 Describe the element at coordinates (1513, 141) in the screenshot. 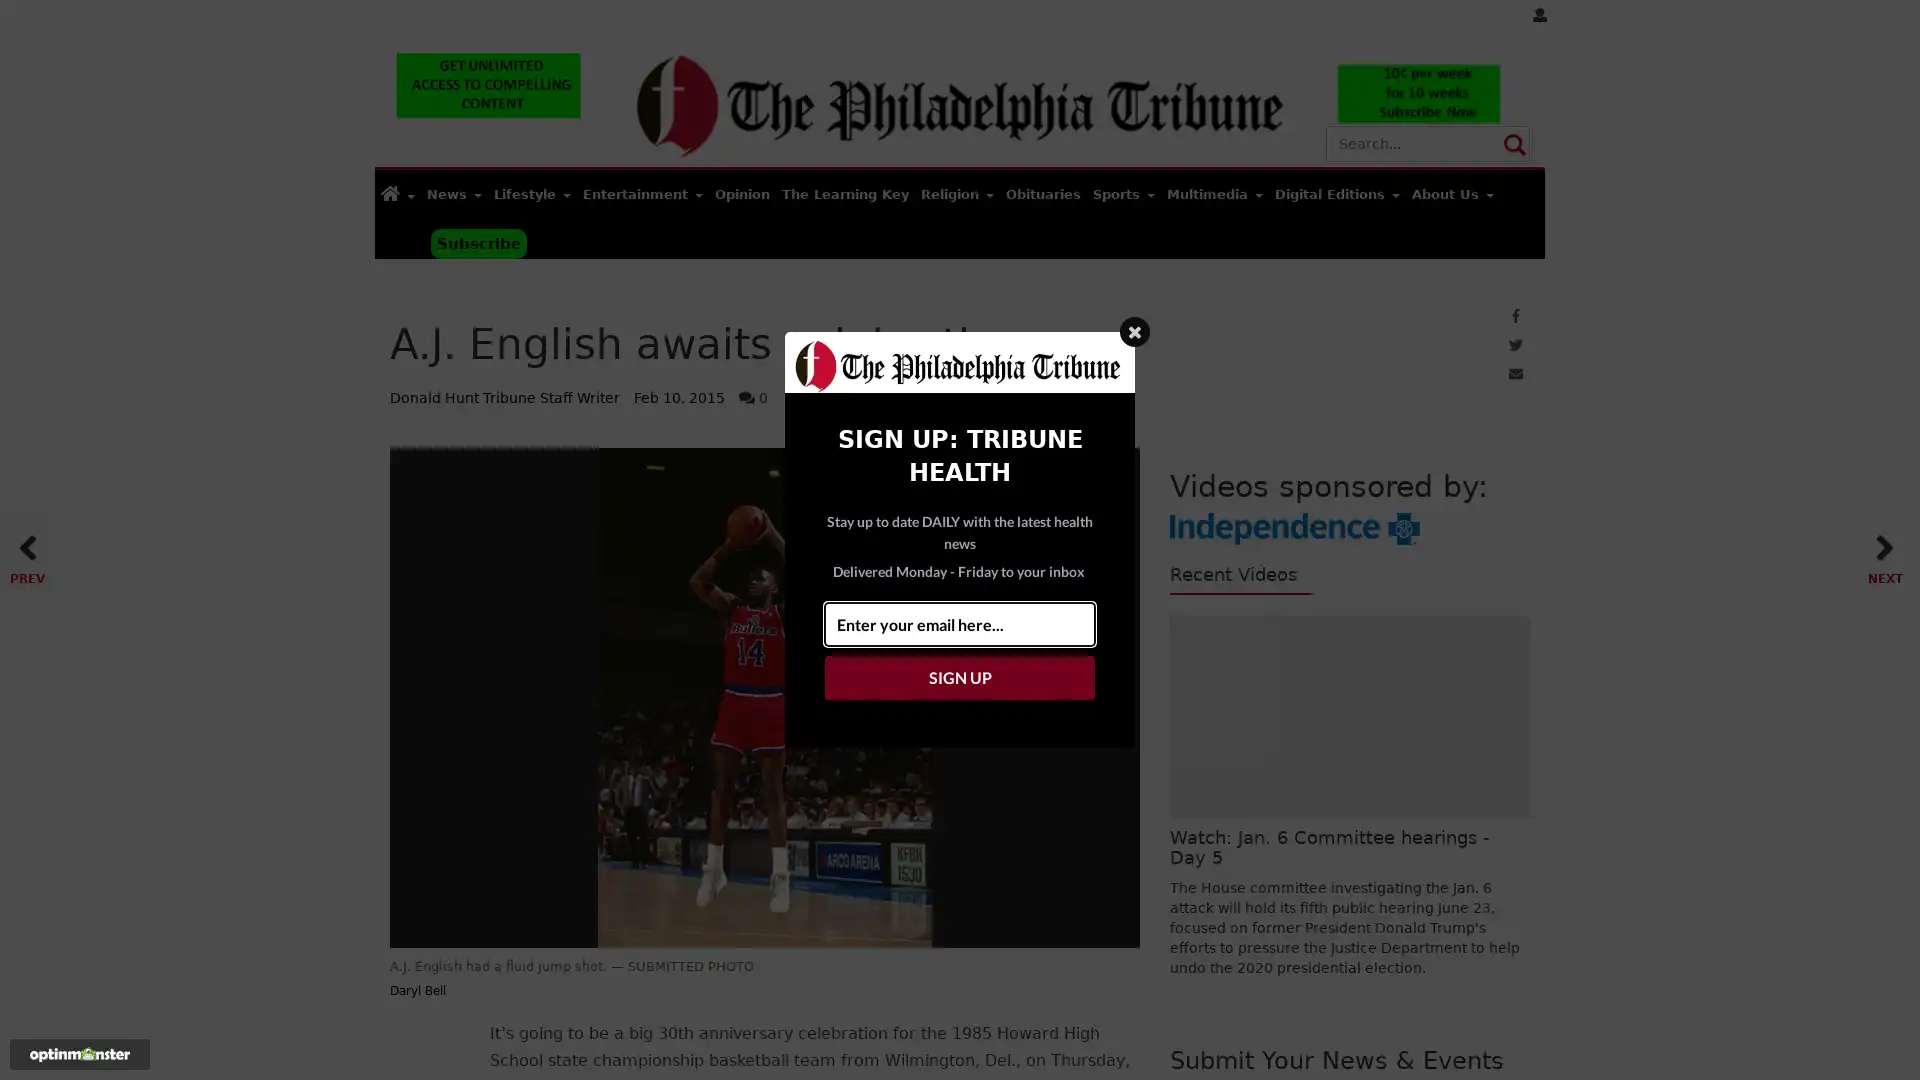

I see `Submit Site Search` at that location.